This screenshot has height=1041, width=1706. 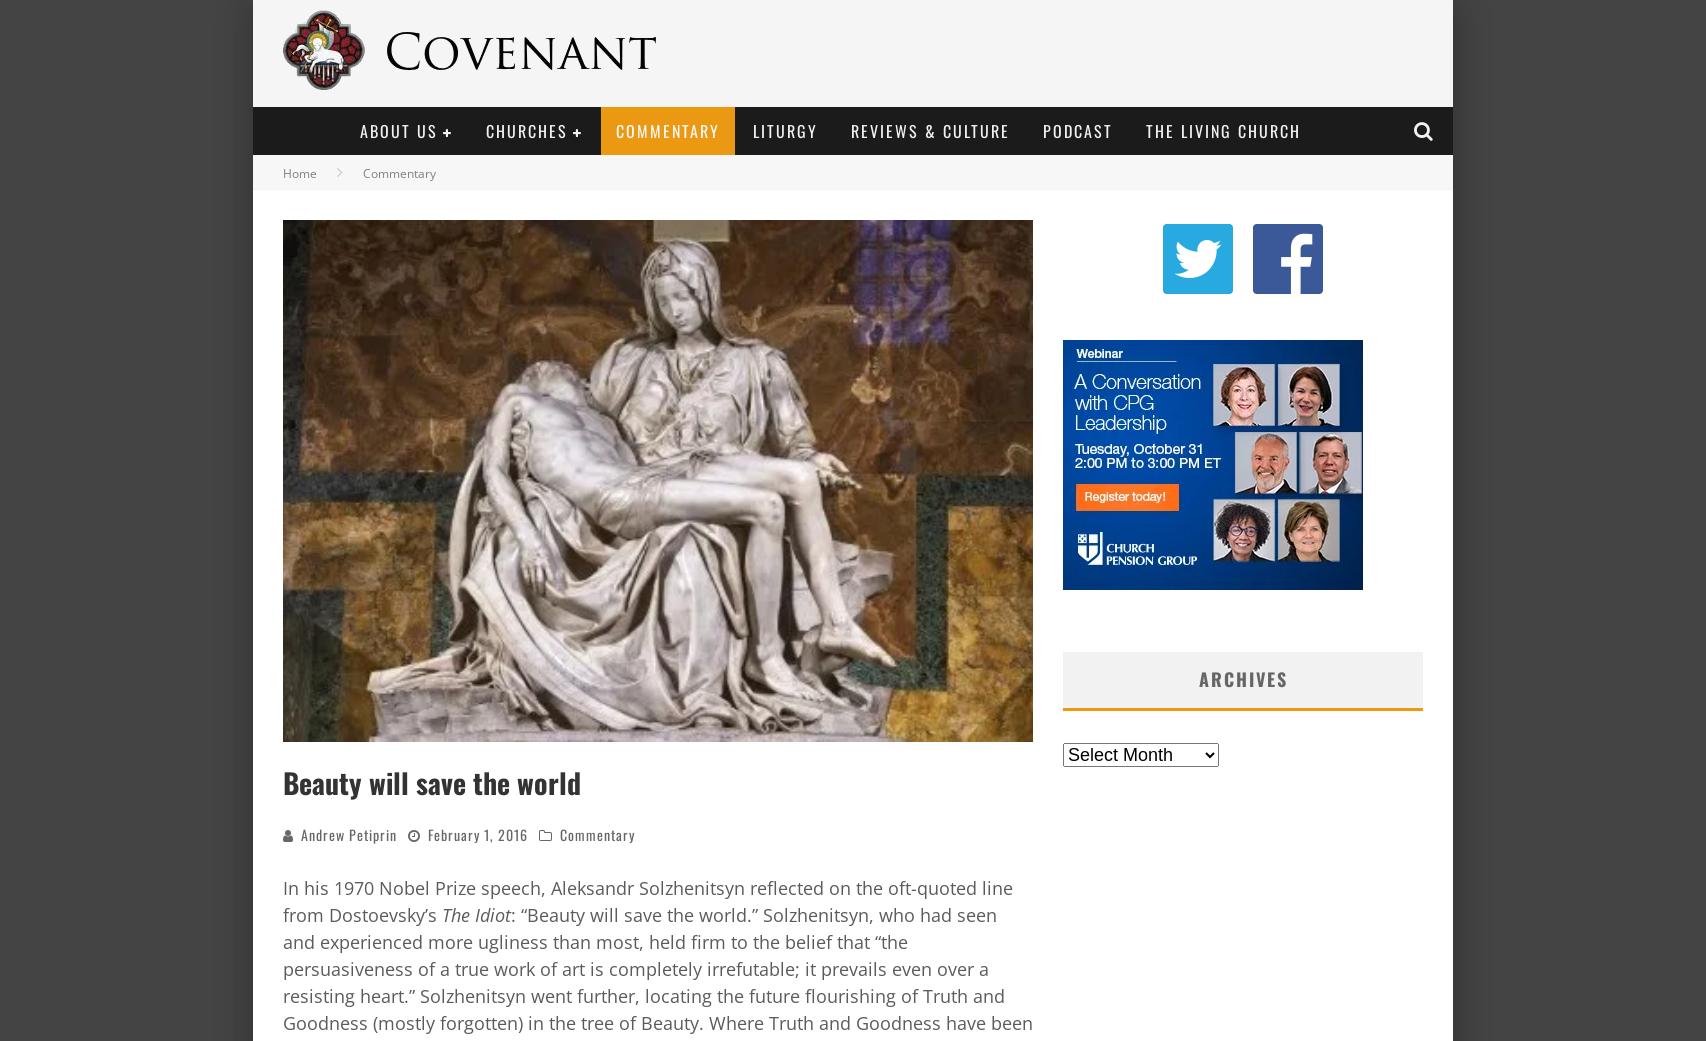 What do you see at coordinates (283, 173) in the screenshot?
I see `'Home'` at bounding box center [283, 173].